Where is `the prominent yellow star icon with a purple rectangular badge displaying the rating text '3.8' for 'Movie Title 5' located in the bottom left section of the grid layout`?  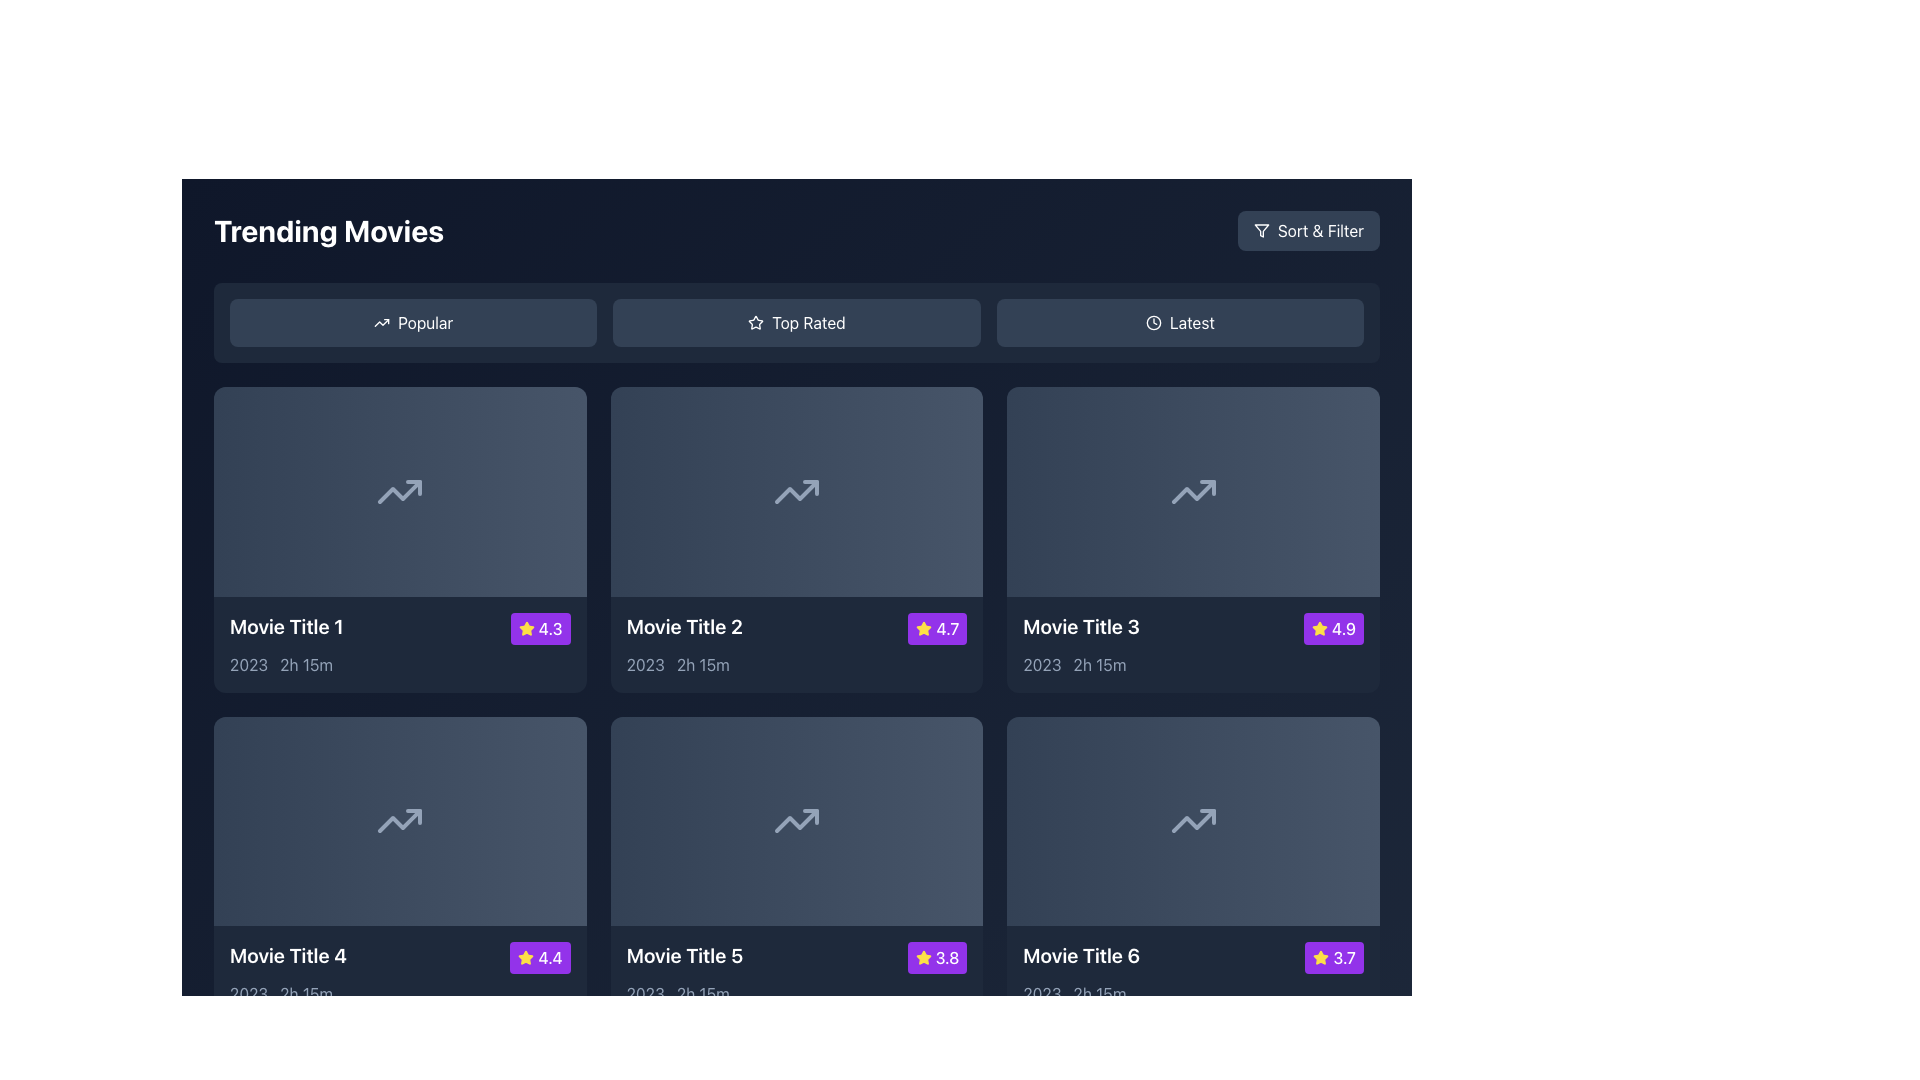 the prominent yellow star icon with a purple rectangular badge displaying the rating text '3.8' for 'Movie Title 5' located in the bottom left section of the grid layout is located at coordinates (922, 957).